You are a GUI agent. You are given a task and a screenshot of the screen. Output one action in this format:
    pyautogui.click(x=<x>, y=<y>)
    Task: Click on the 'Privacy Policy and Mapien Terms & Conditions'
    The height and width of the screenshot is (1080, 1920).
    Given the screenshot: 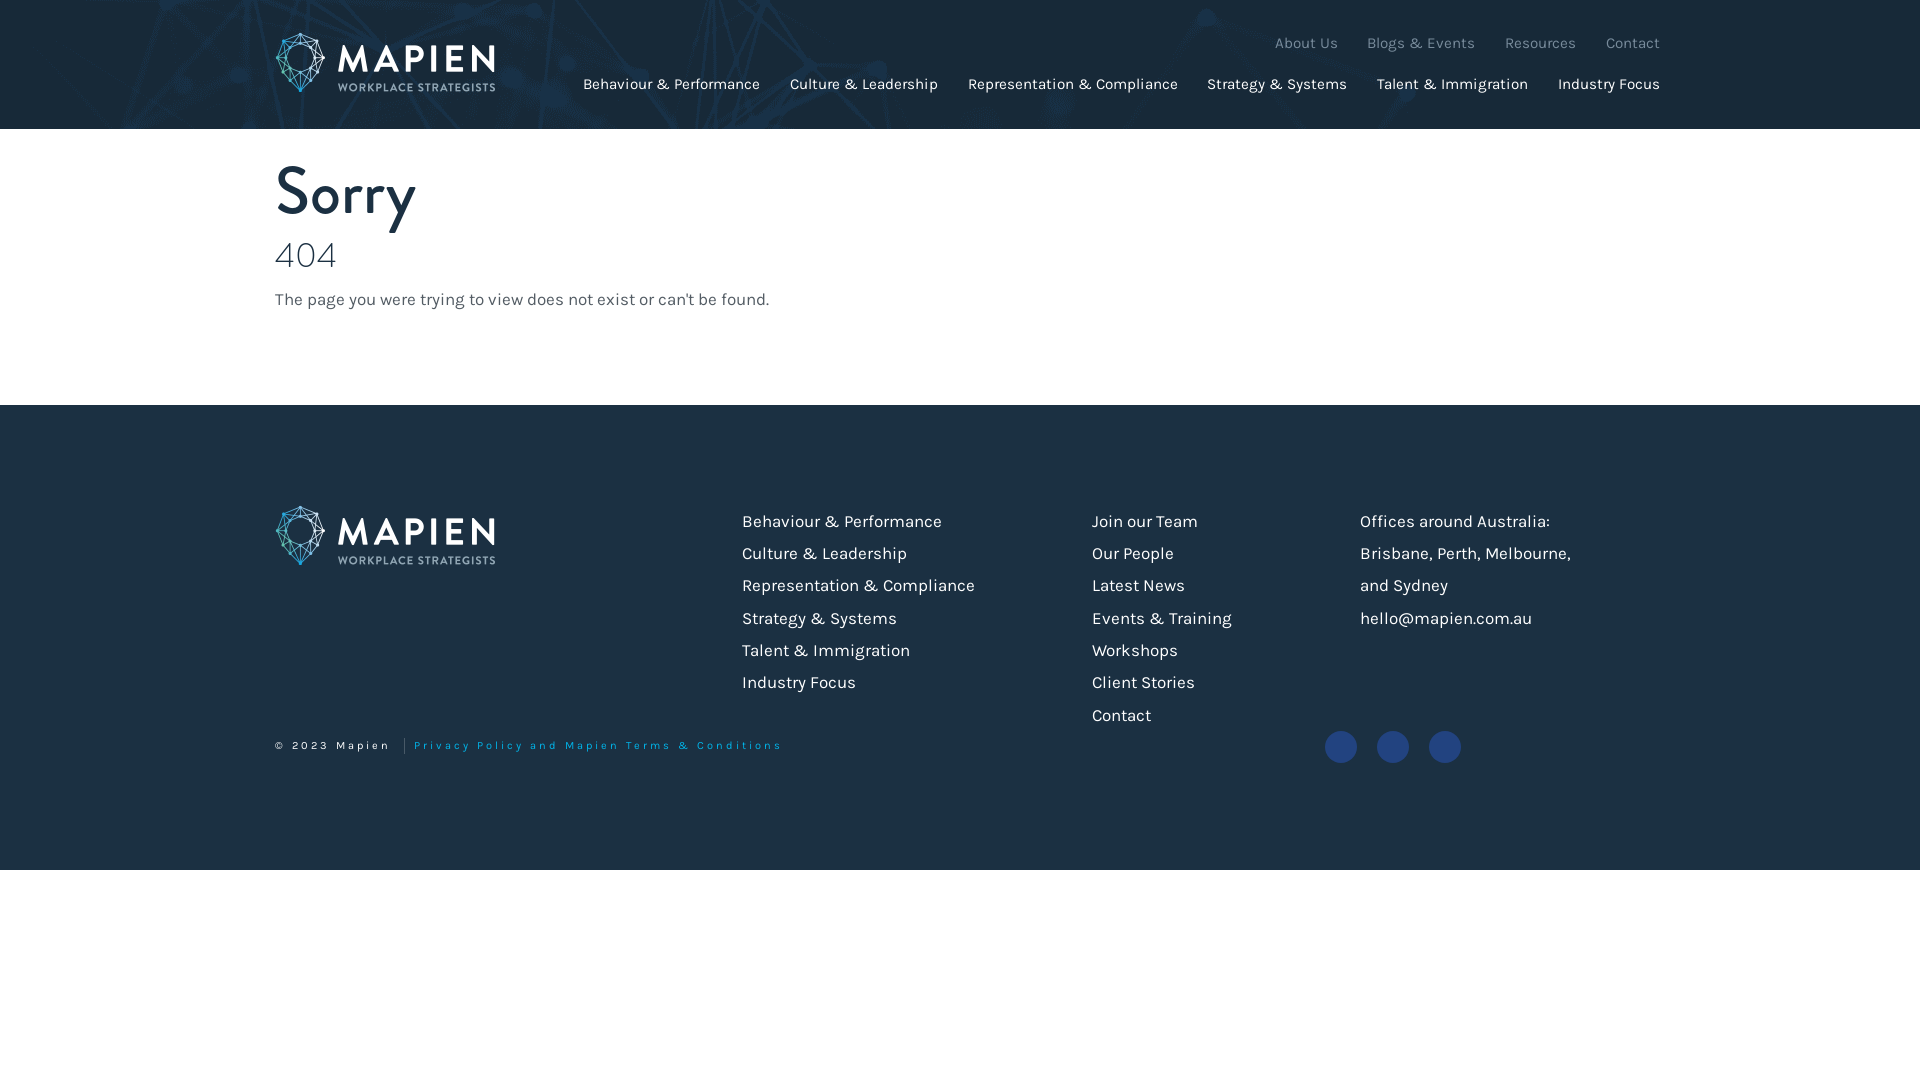 What is the action you would take?
    pyautogui.click(x=412, y=745)
    